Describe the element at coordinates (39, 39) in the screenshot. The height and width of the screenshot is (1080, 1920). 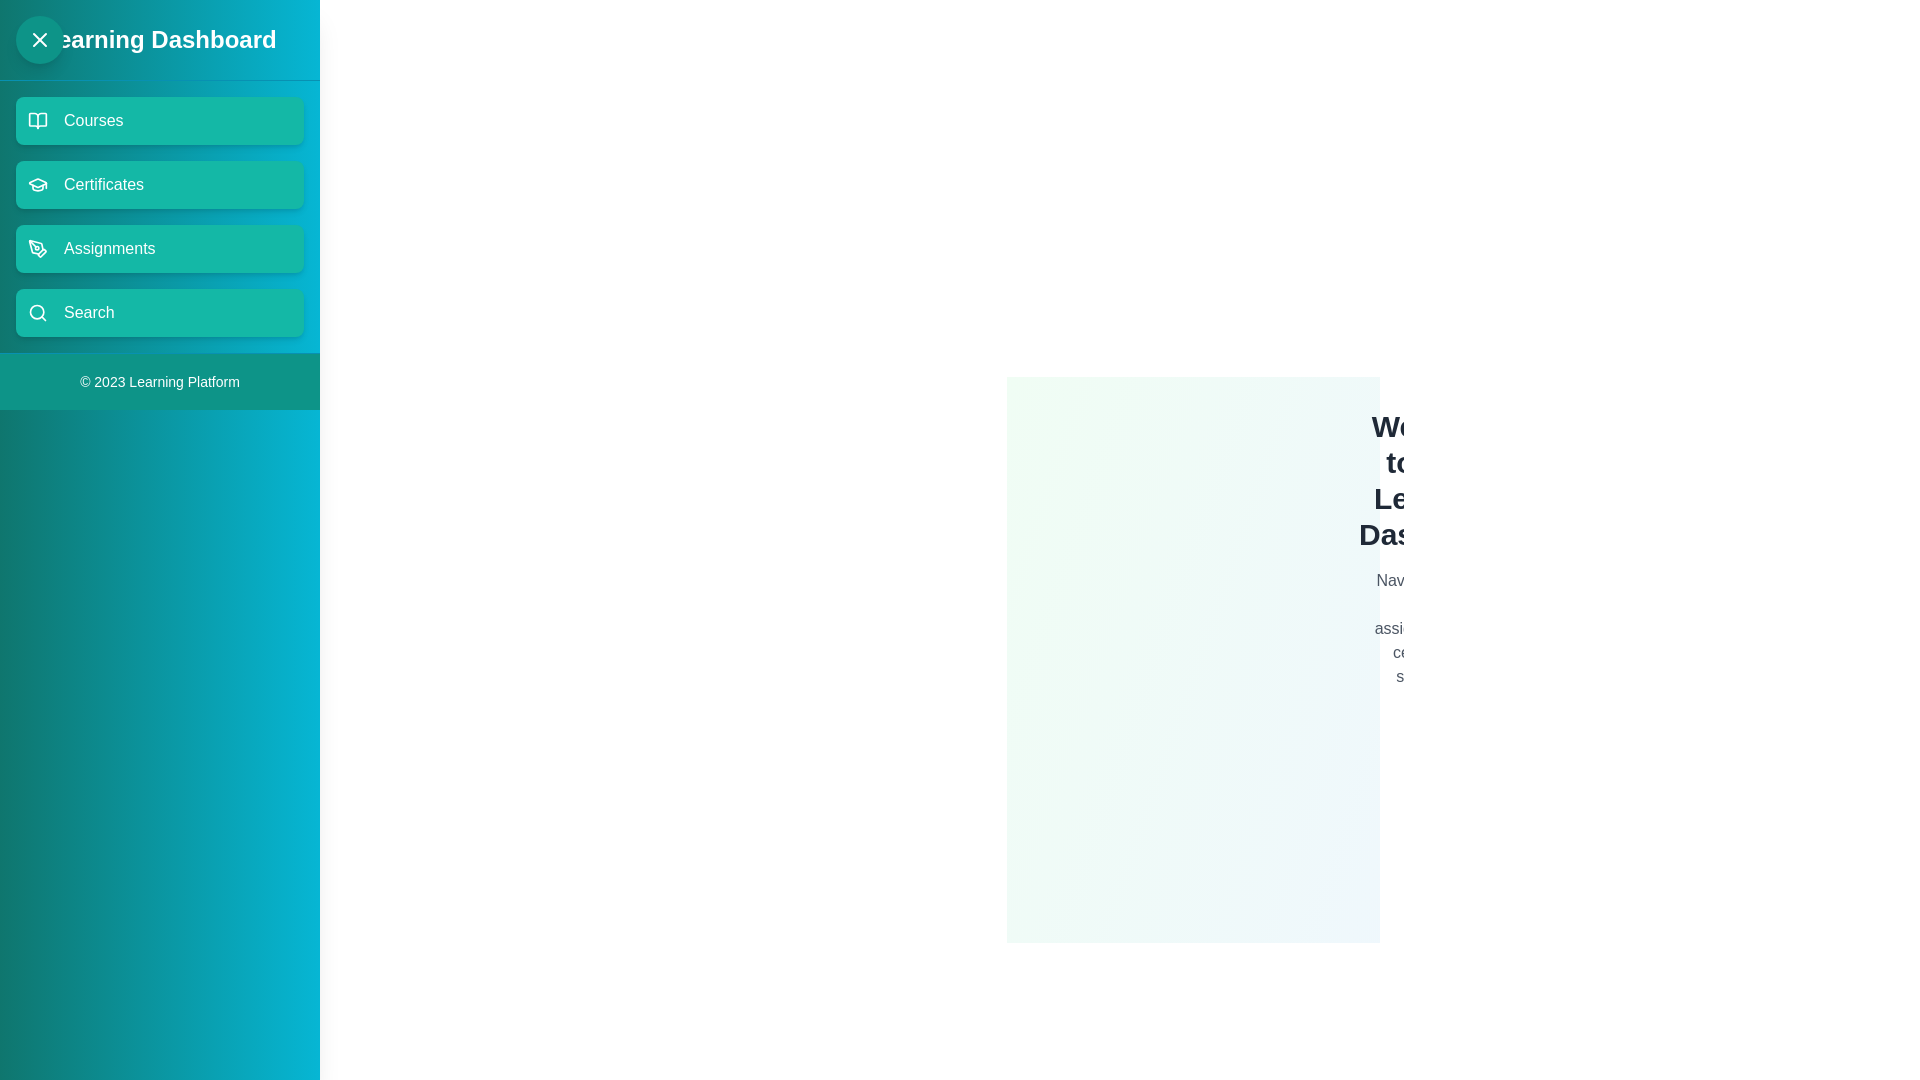
I see `the teal circular close button located near the top-left corner of the user interface` at that location.